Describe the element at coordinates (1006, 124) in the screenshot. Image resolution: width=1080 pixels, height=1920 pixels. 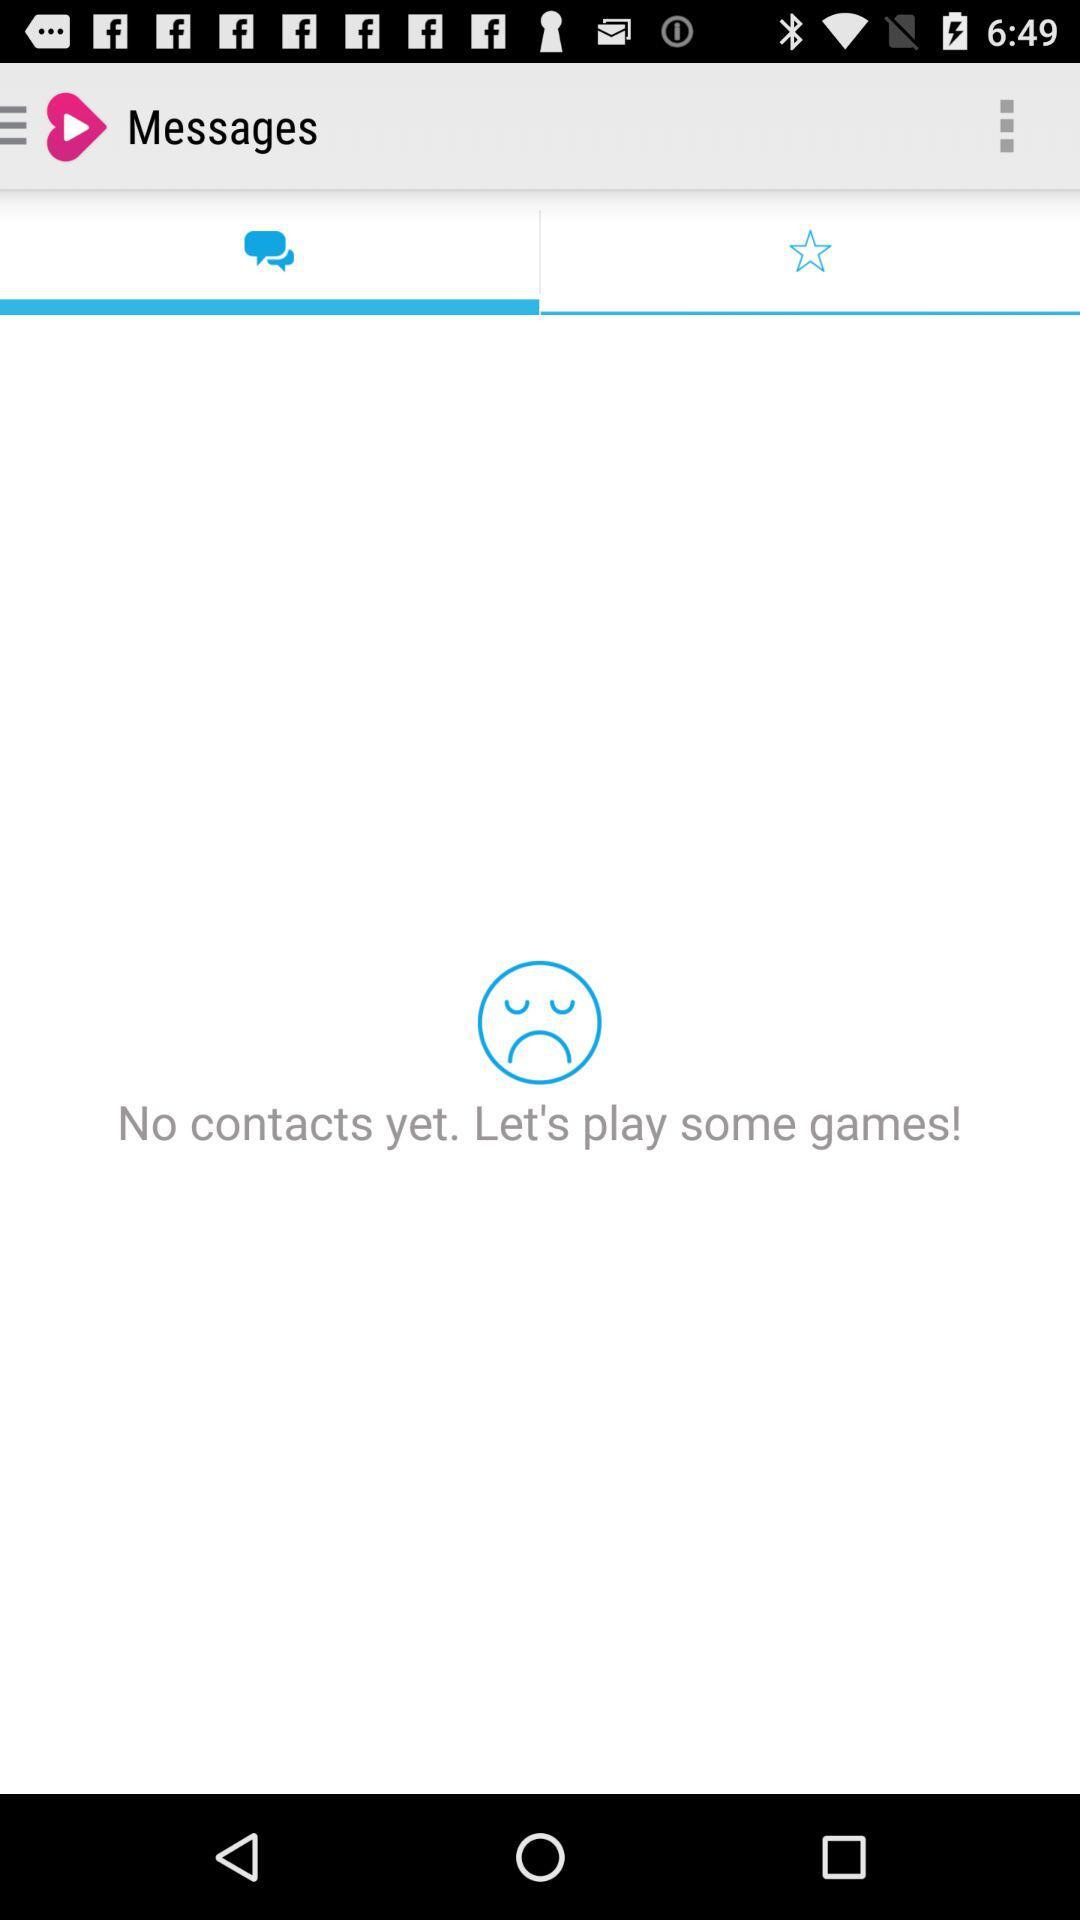
I see `app next to messages icon` at that location.